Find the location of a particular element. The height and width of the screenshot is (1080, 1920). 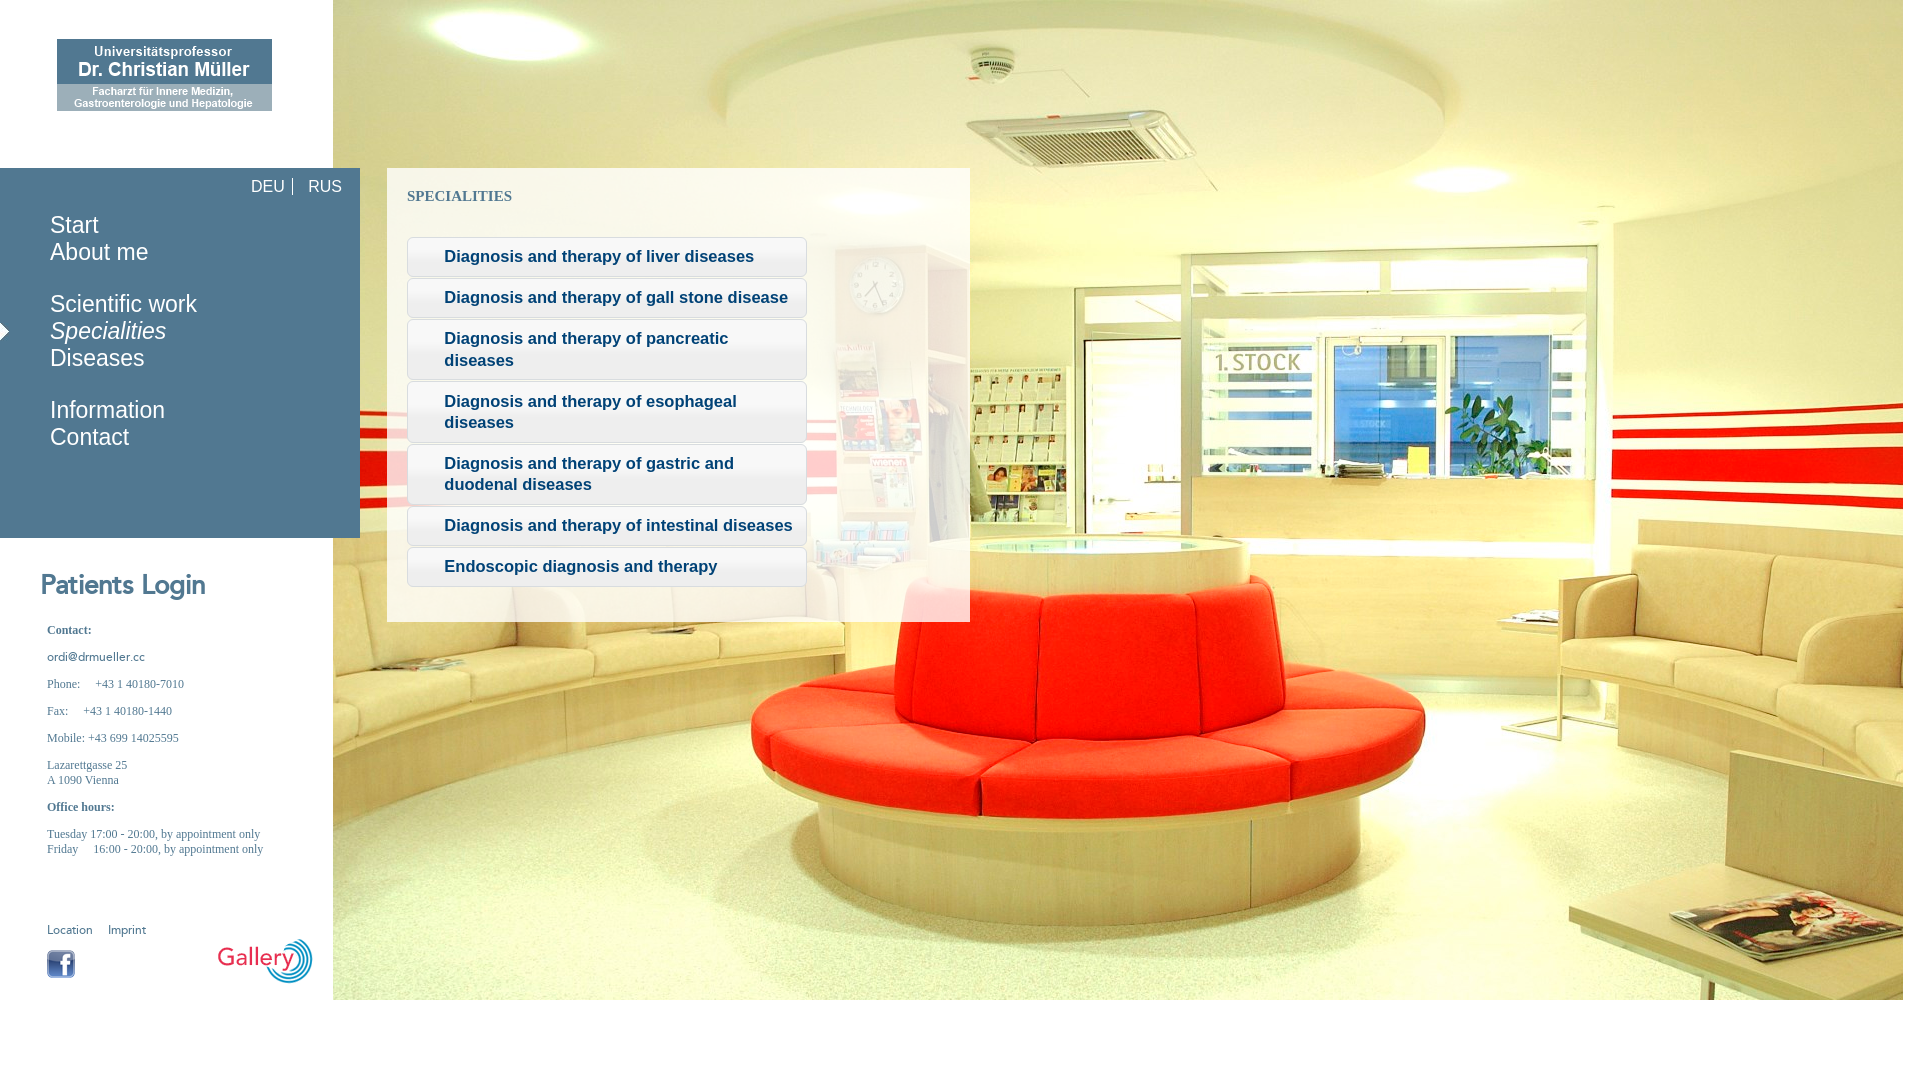

'ordi@drmueller.cc' is located at coordinates (95, 657).